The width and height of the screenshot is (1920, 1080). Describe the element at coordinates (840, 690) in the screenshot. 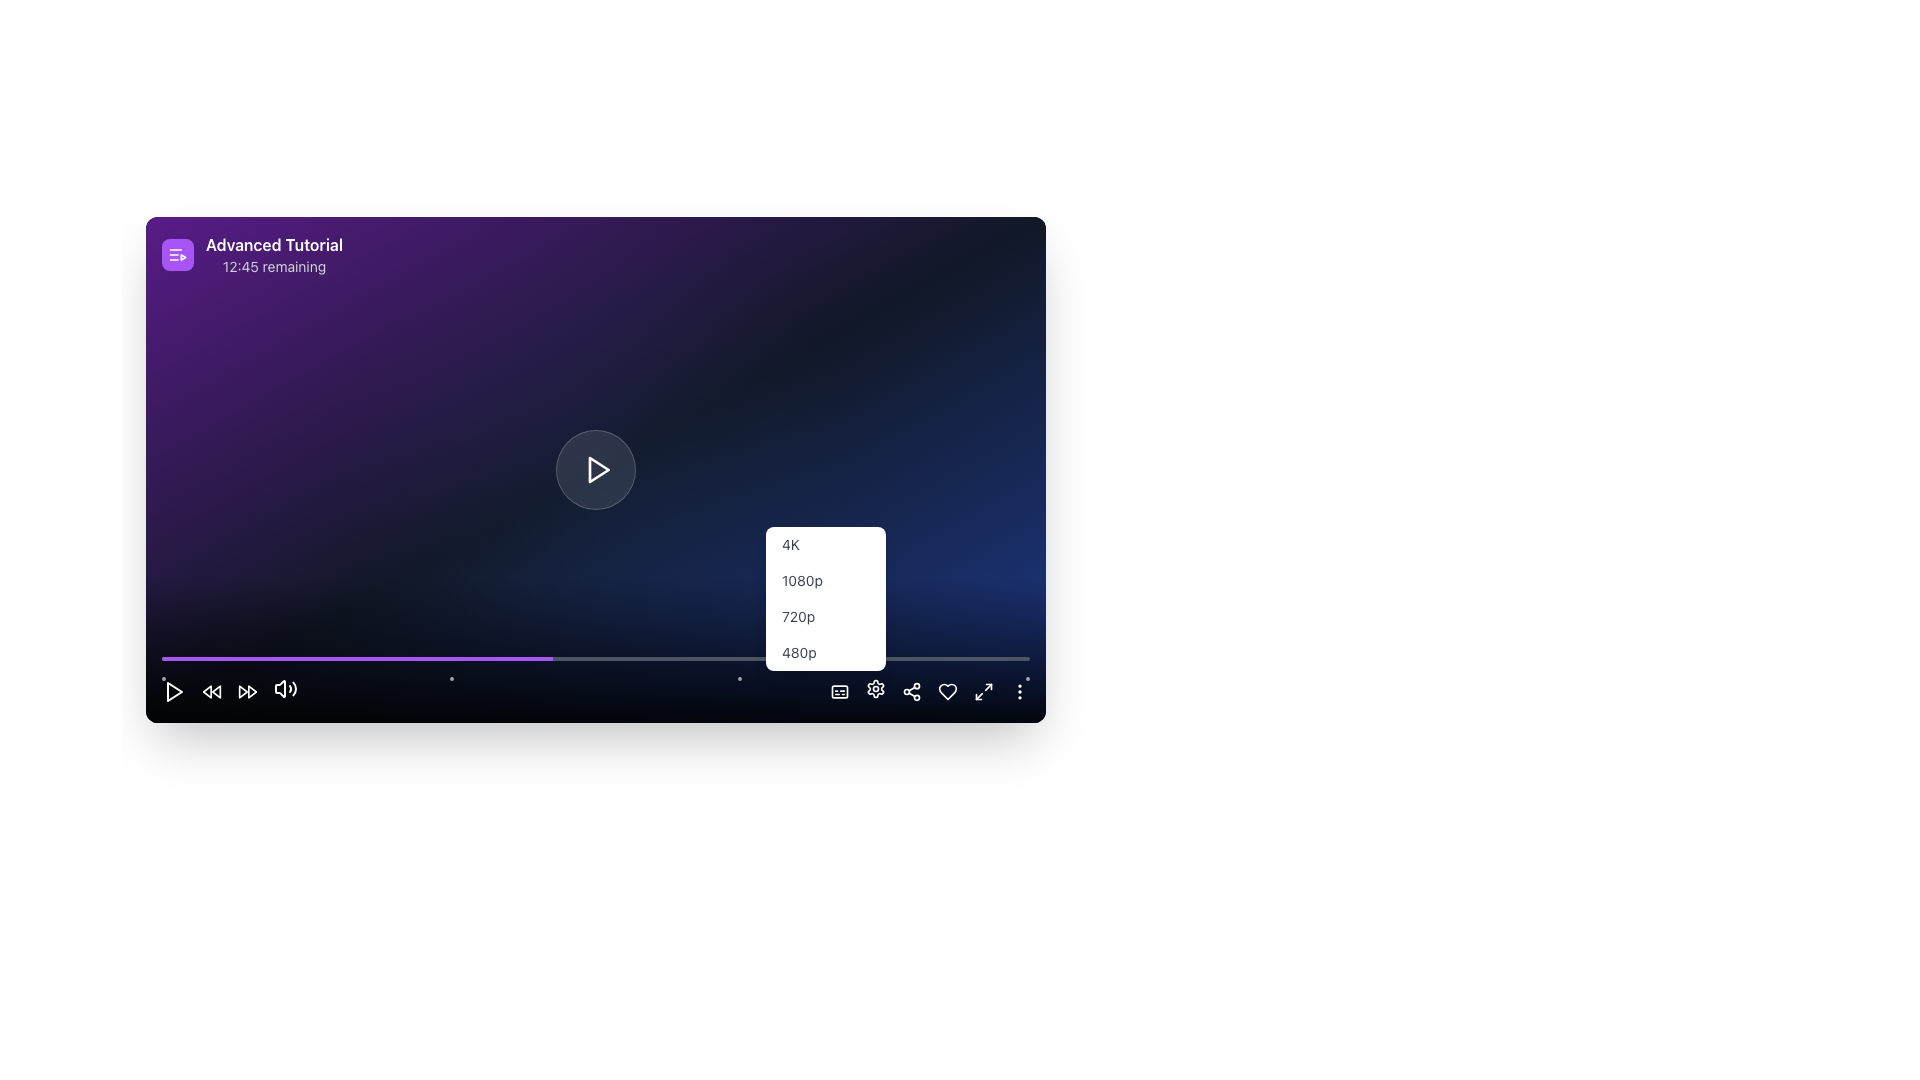

I see `the closed captions toggle button located on the bottom-center toolbar of the video player` at that location.